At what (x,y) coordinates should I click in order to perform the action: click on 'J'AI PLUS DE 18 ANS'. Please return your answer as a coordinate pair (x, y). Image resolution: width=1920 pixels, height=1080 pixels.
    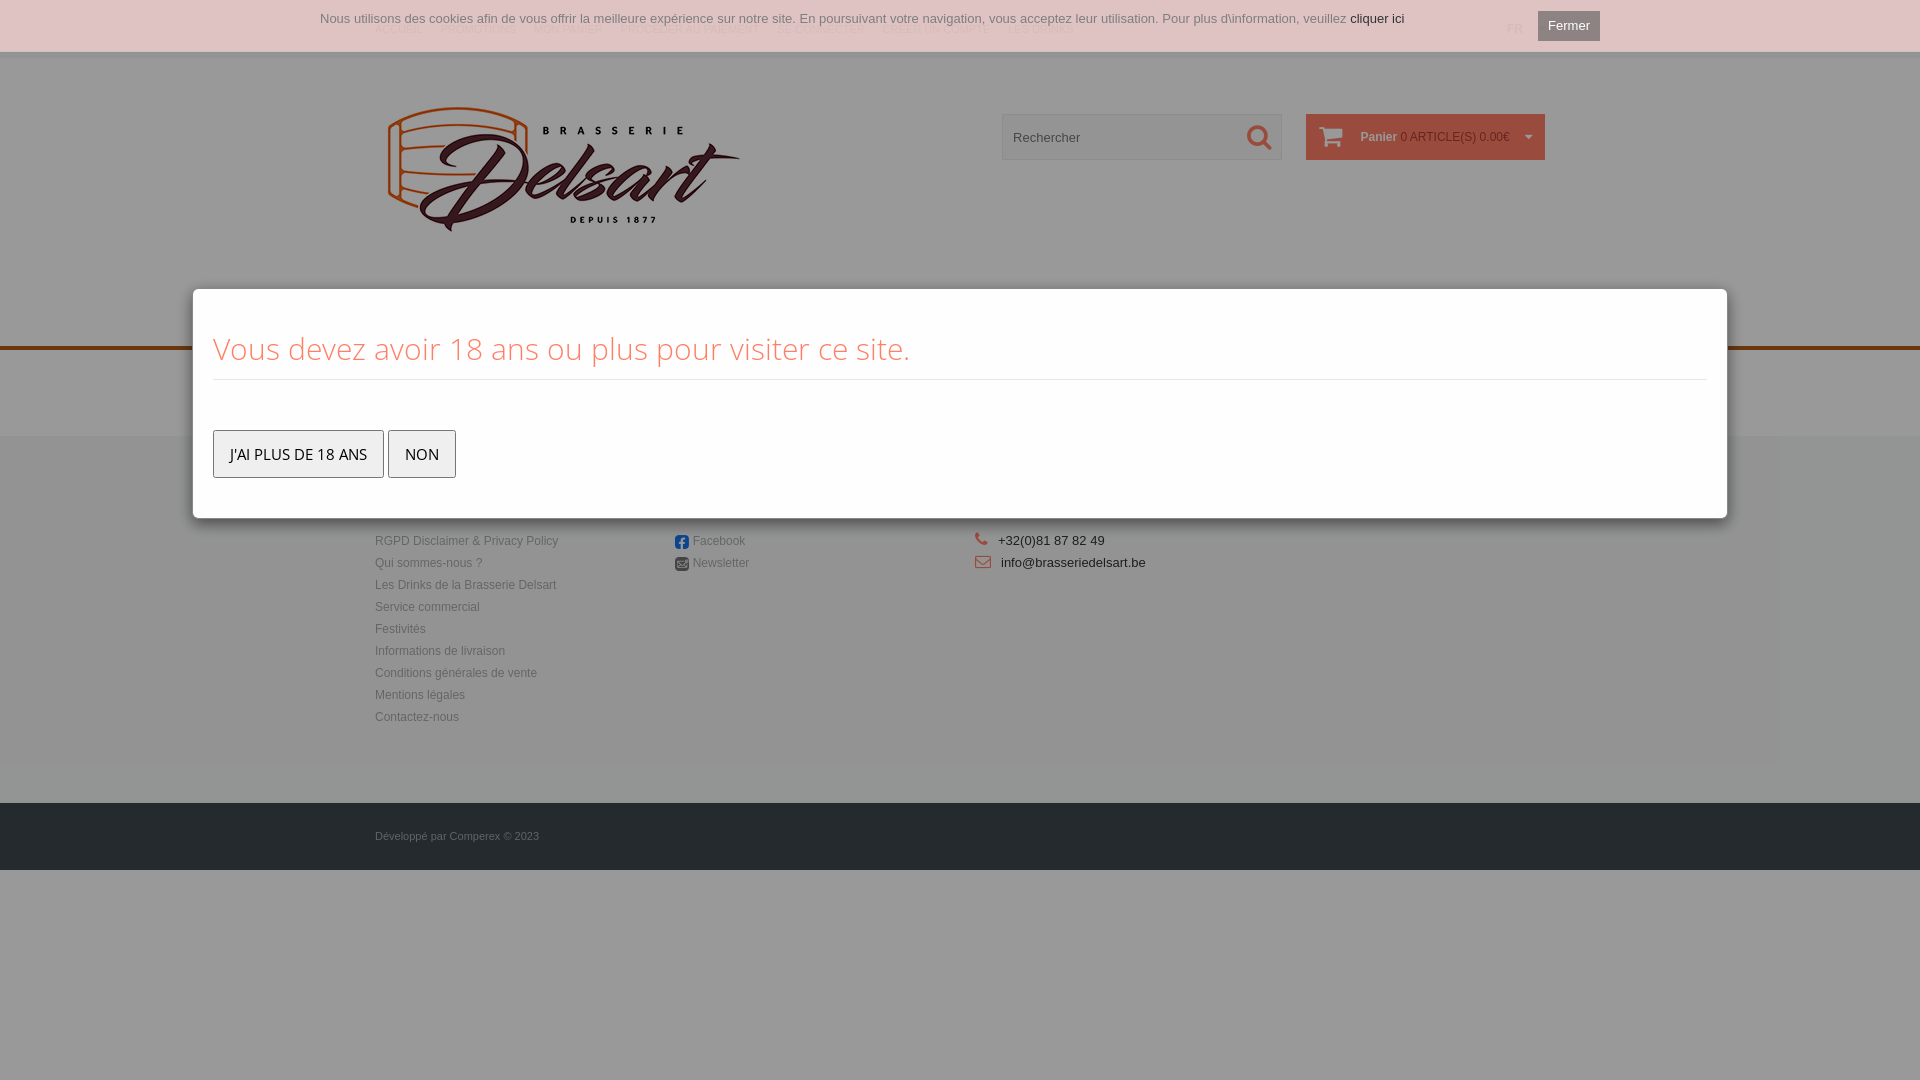
    Looking at the image, I should click on (297, 454).